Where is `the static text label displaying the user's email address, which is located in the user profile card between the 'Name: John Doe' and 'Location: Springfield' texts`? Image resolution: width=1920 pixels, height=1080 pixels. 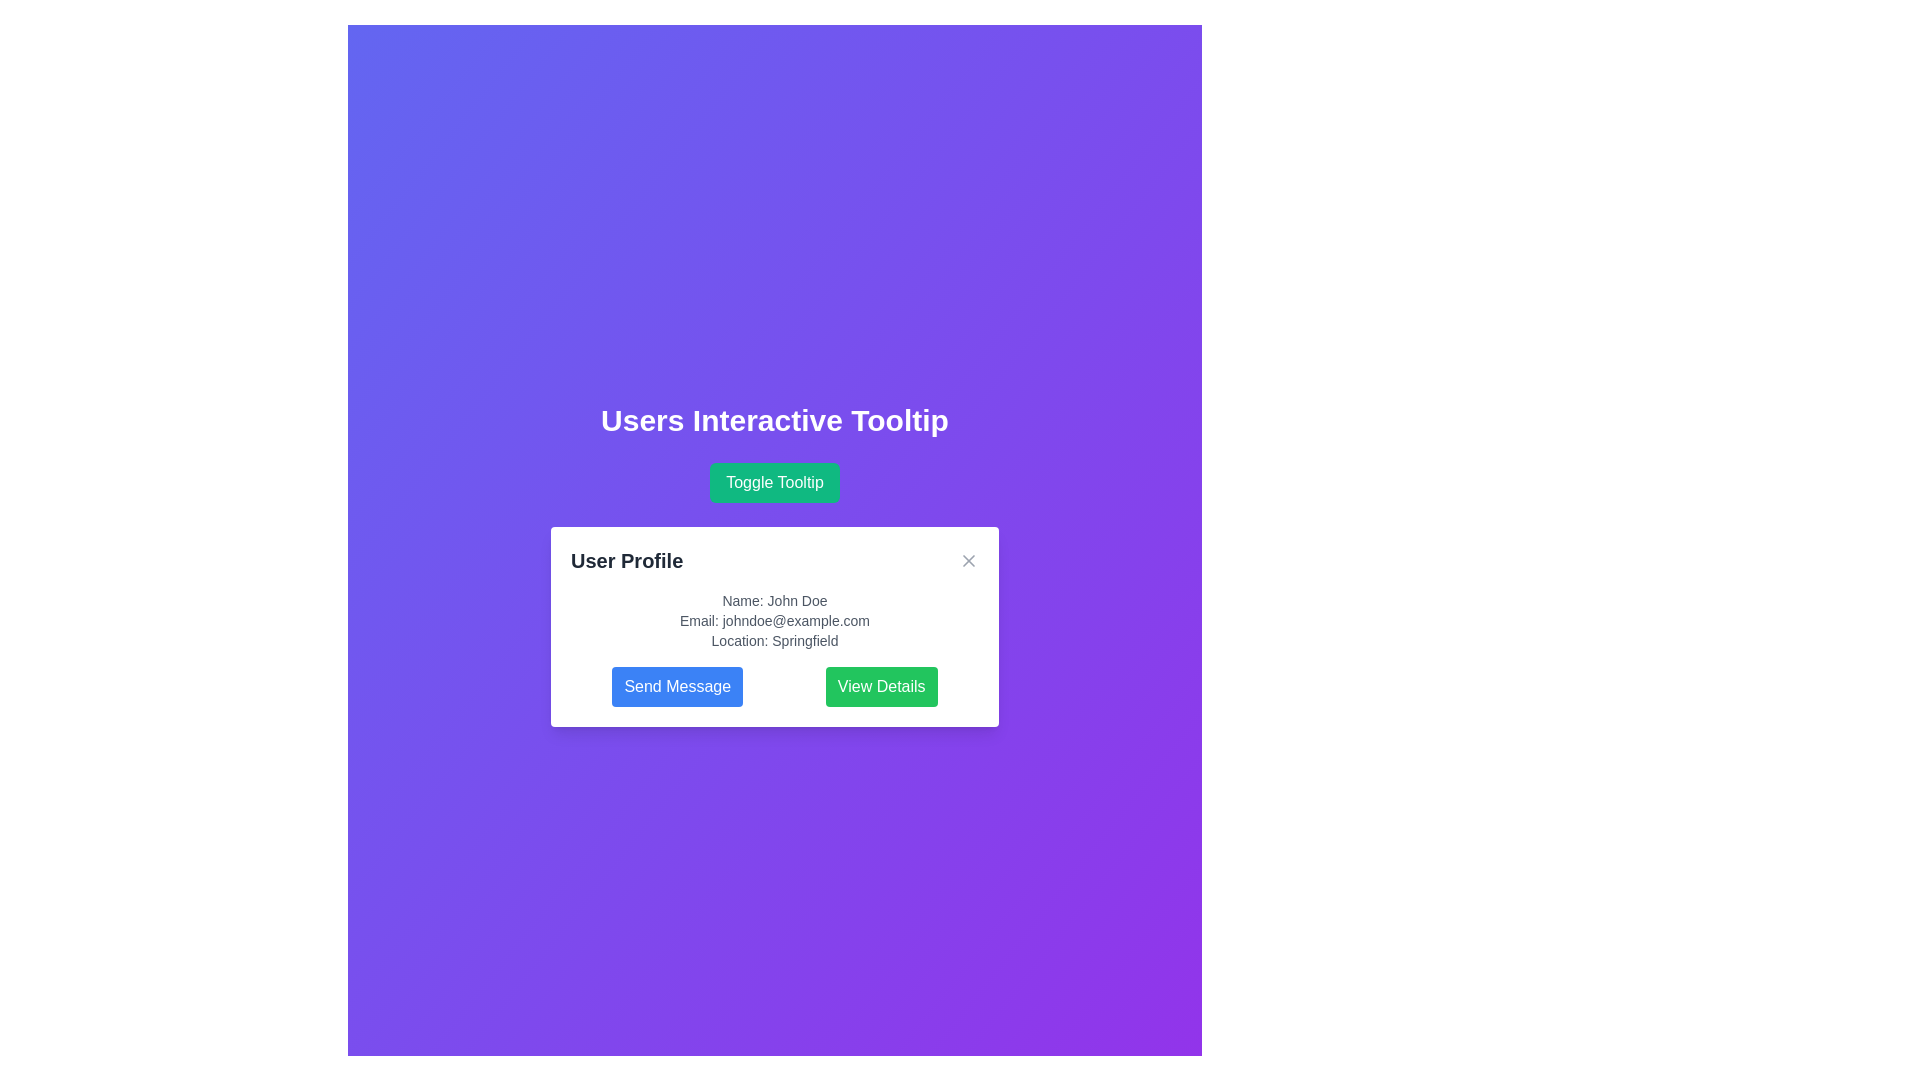
the static text label displaying the user's email address, which is located in the user profile card between the 'Name: John Doe' and 'Location: Springfield' texts is located at coordinates (773, 620).